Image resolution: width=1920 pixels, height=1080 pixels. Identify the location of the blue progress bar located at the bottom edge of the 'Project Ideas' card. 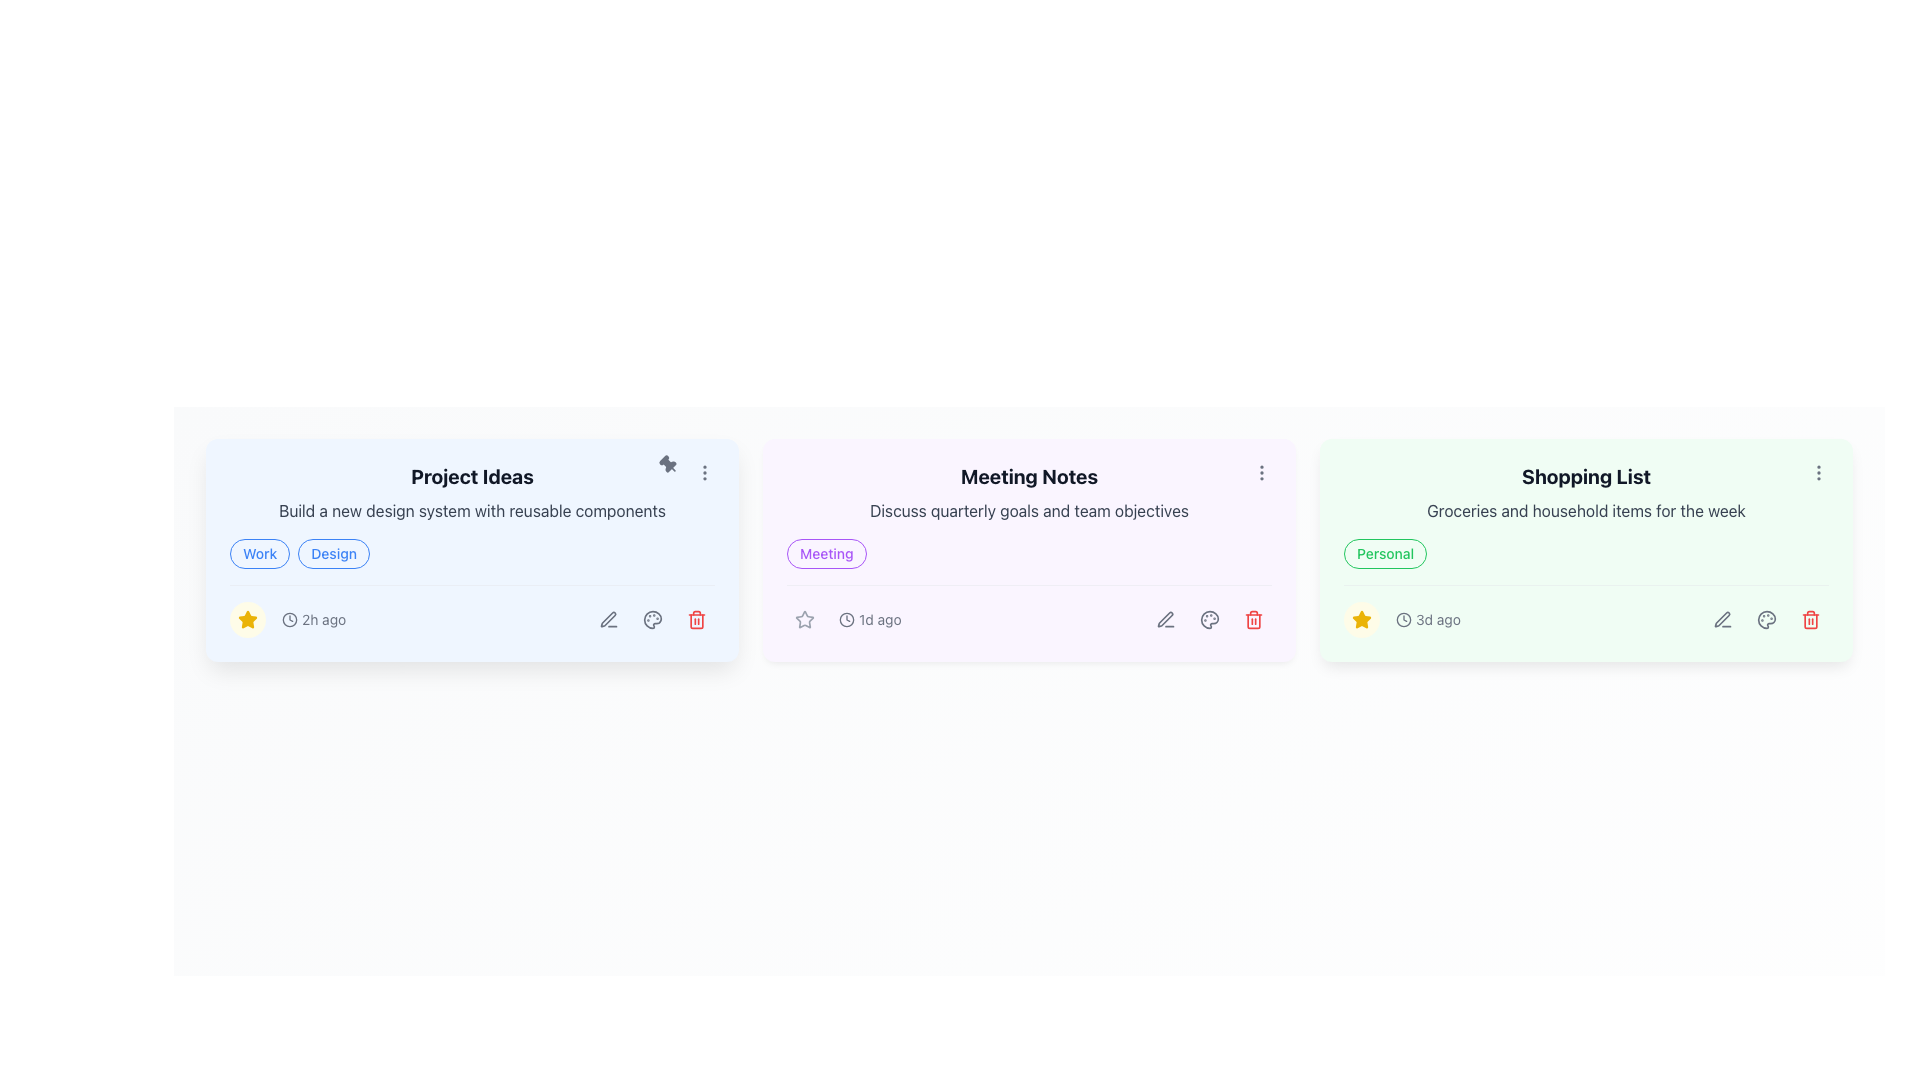
(471, 659).